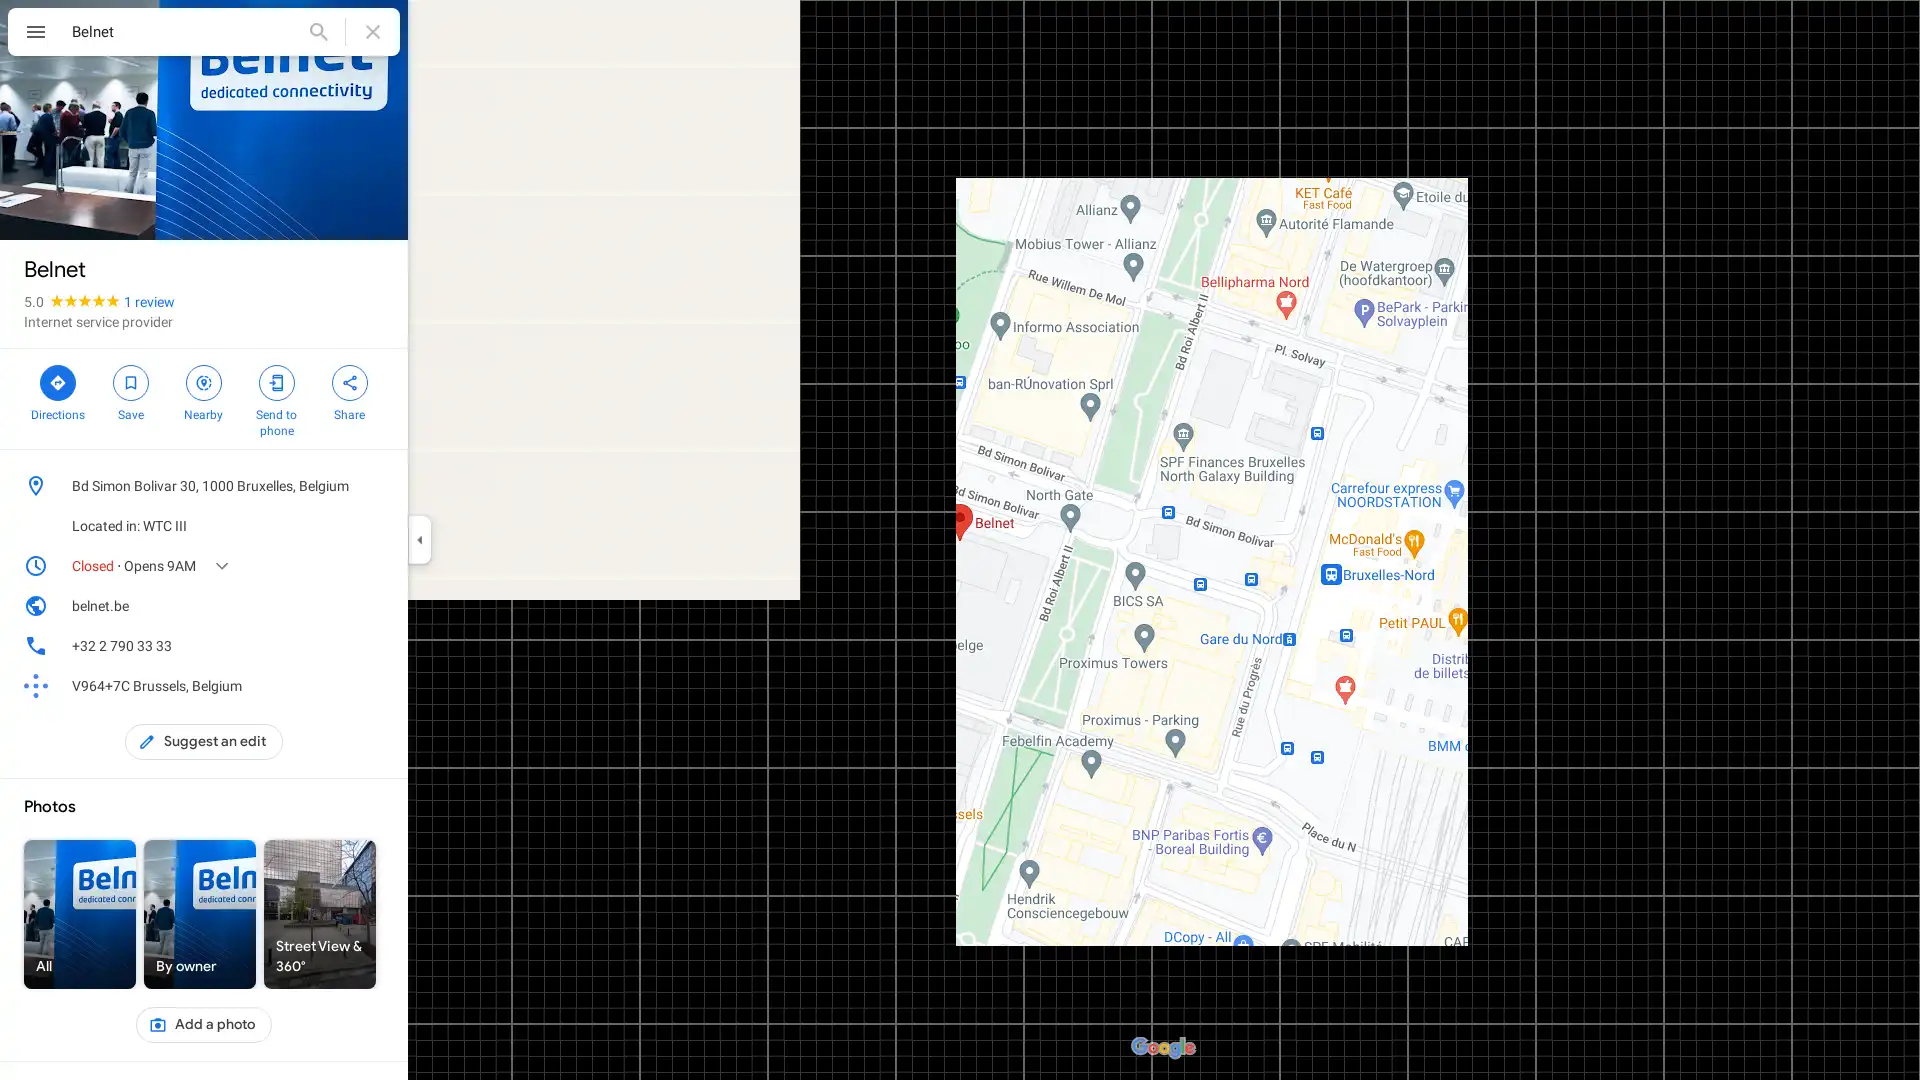 The height and width of the screenshot is (1080, 1920). What do you see at coordinates (203, 1025) in the screenshot?
I see `Add a photo` at bounding box center [203, 1025].